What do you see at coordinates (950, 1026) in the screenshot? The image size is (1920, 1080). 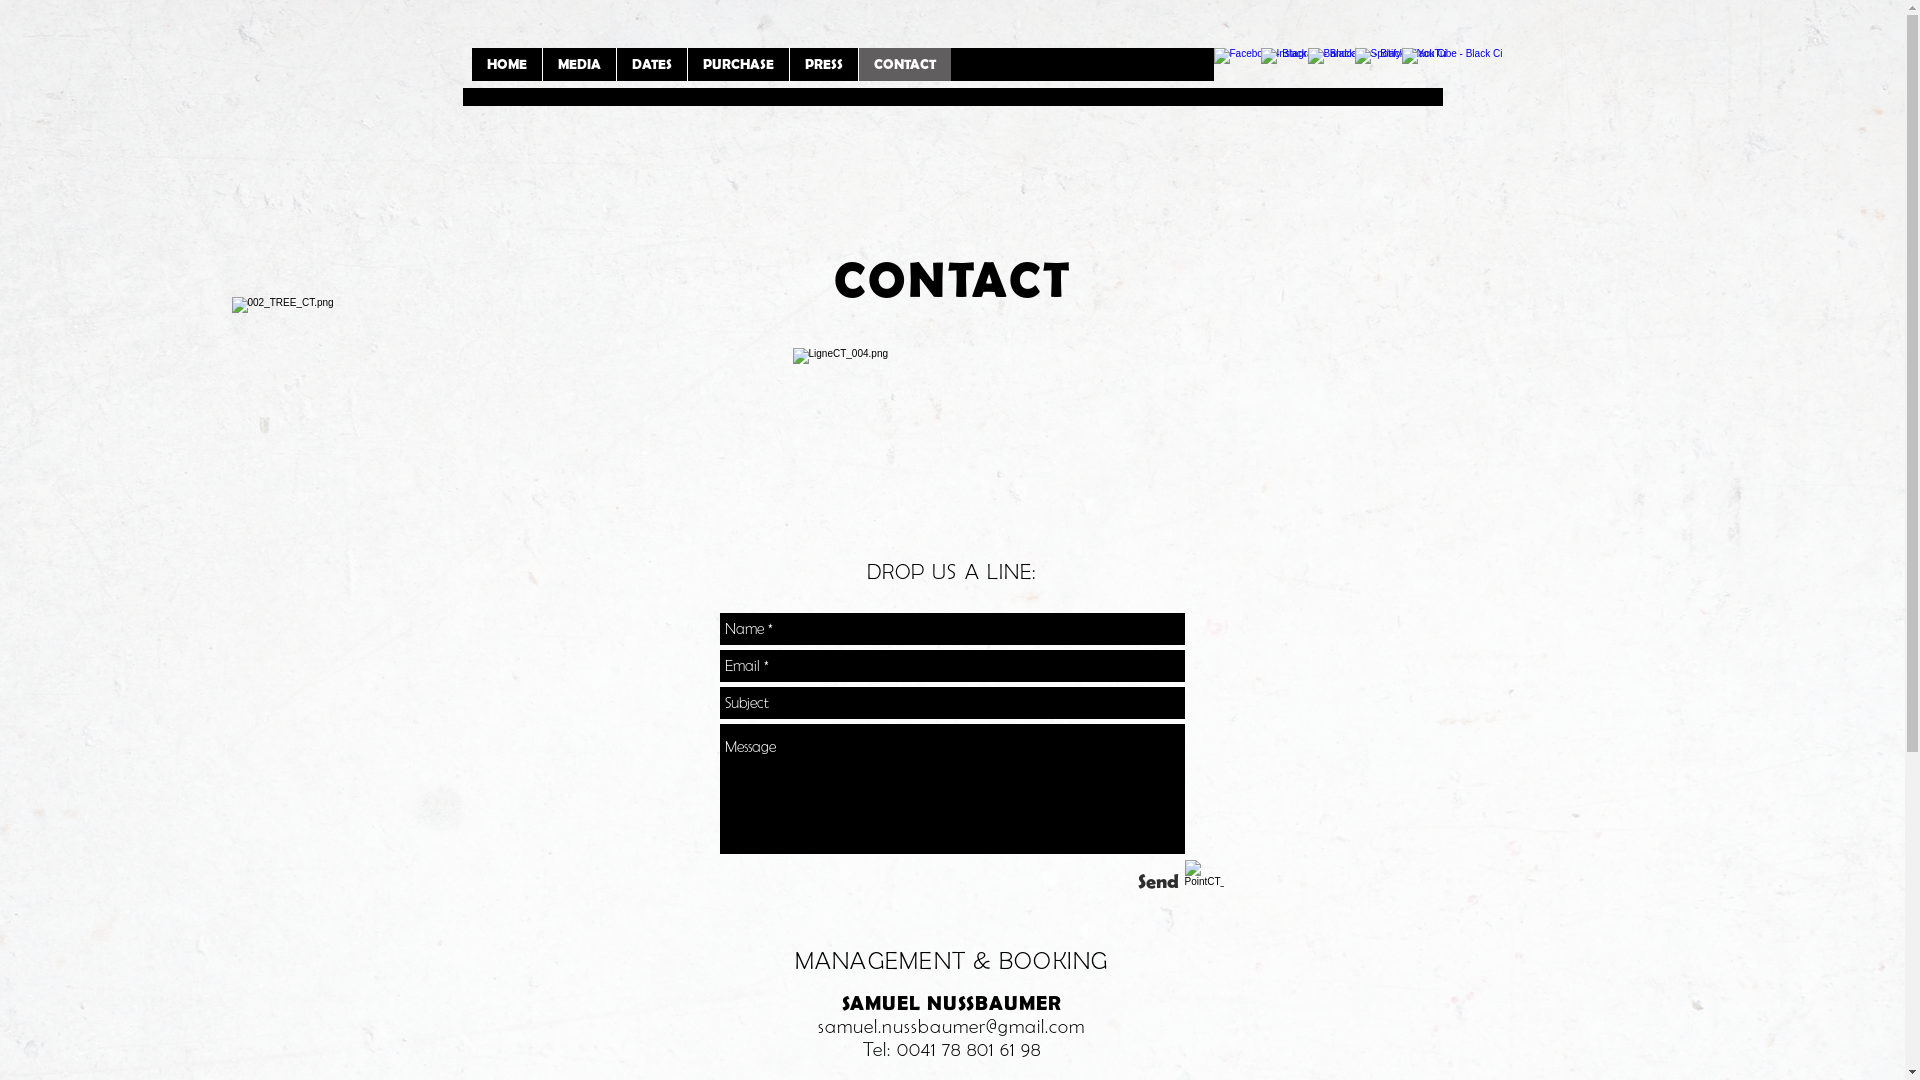 I see `'samuel.nussbaumer@gmail.com'` at bounding box center [950, 1026].